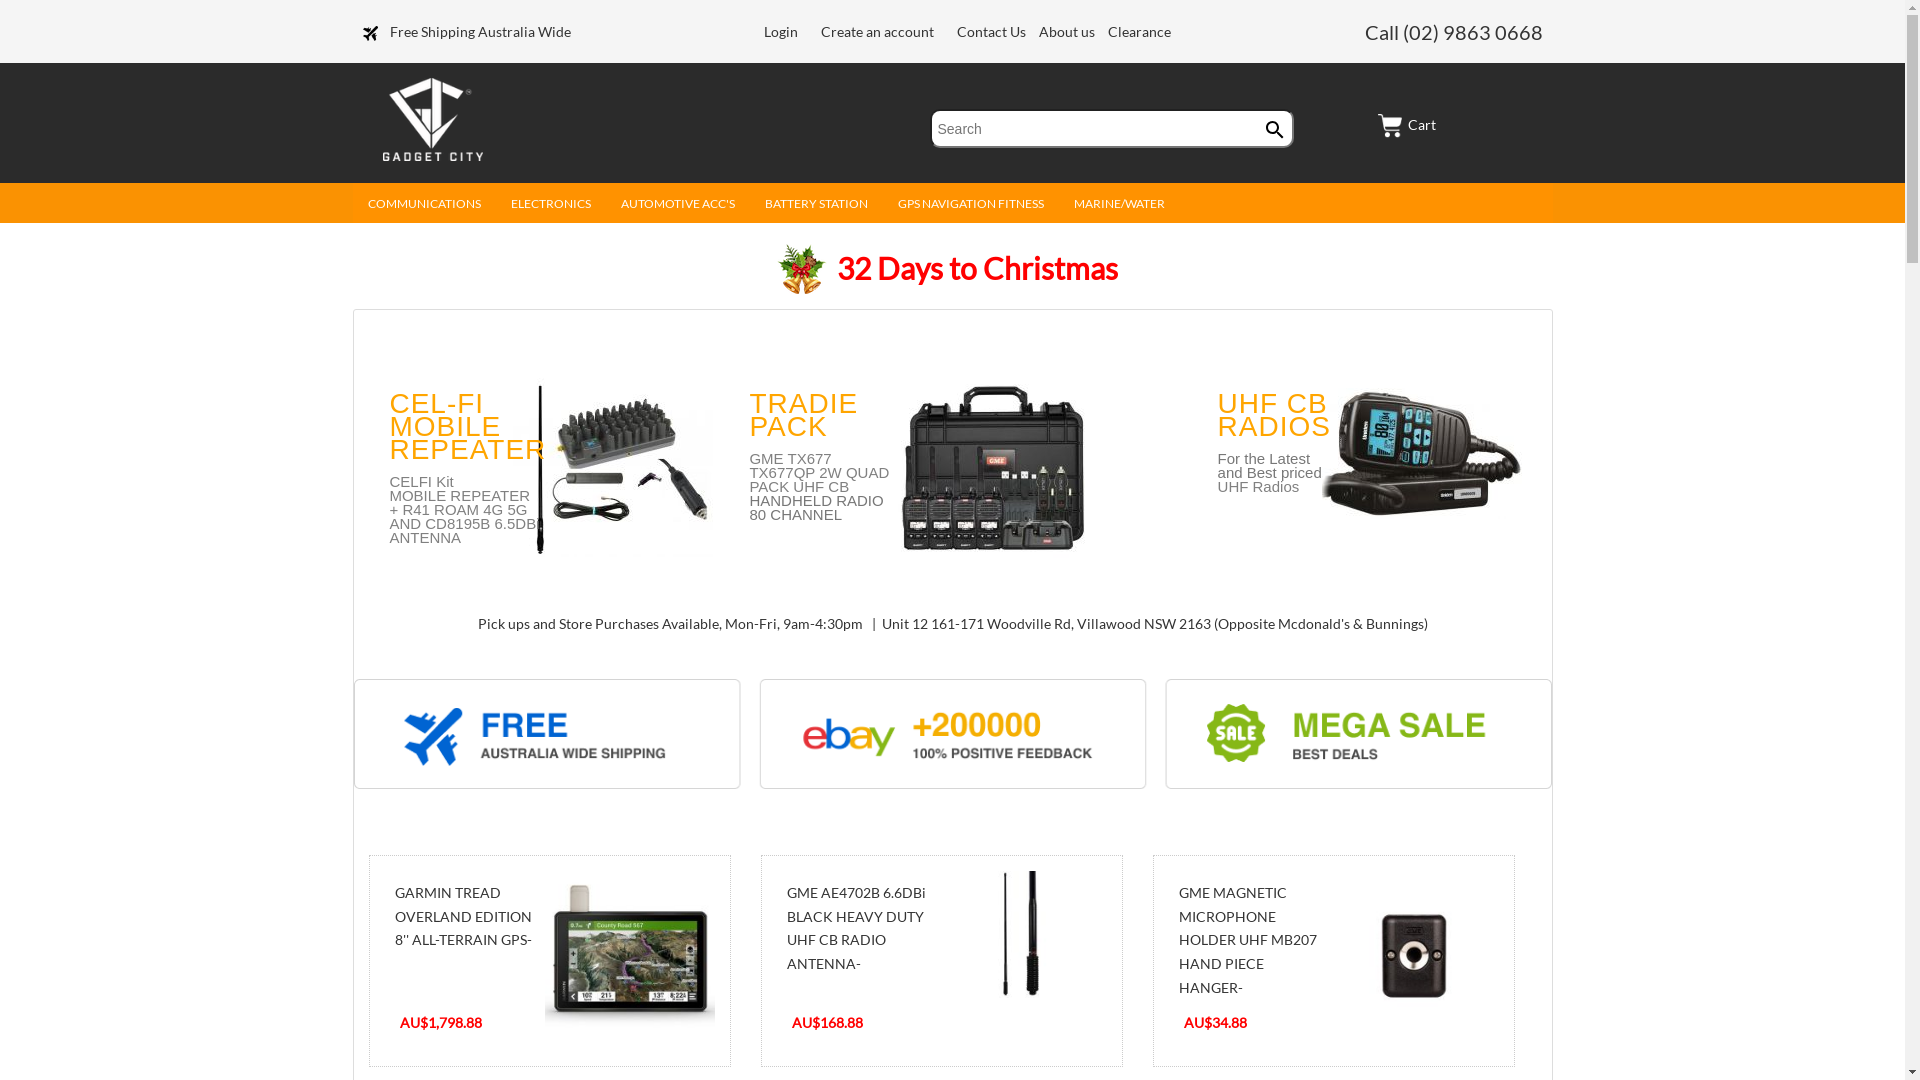  Describe the element at coordinates (1067, 31) in the screenshot. I see `'About us'` at that location.